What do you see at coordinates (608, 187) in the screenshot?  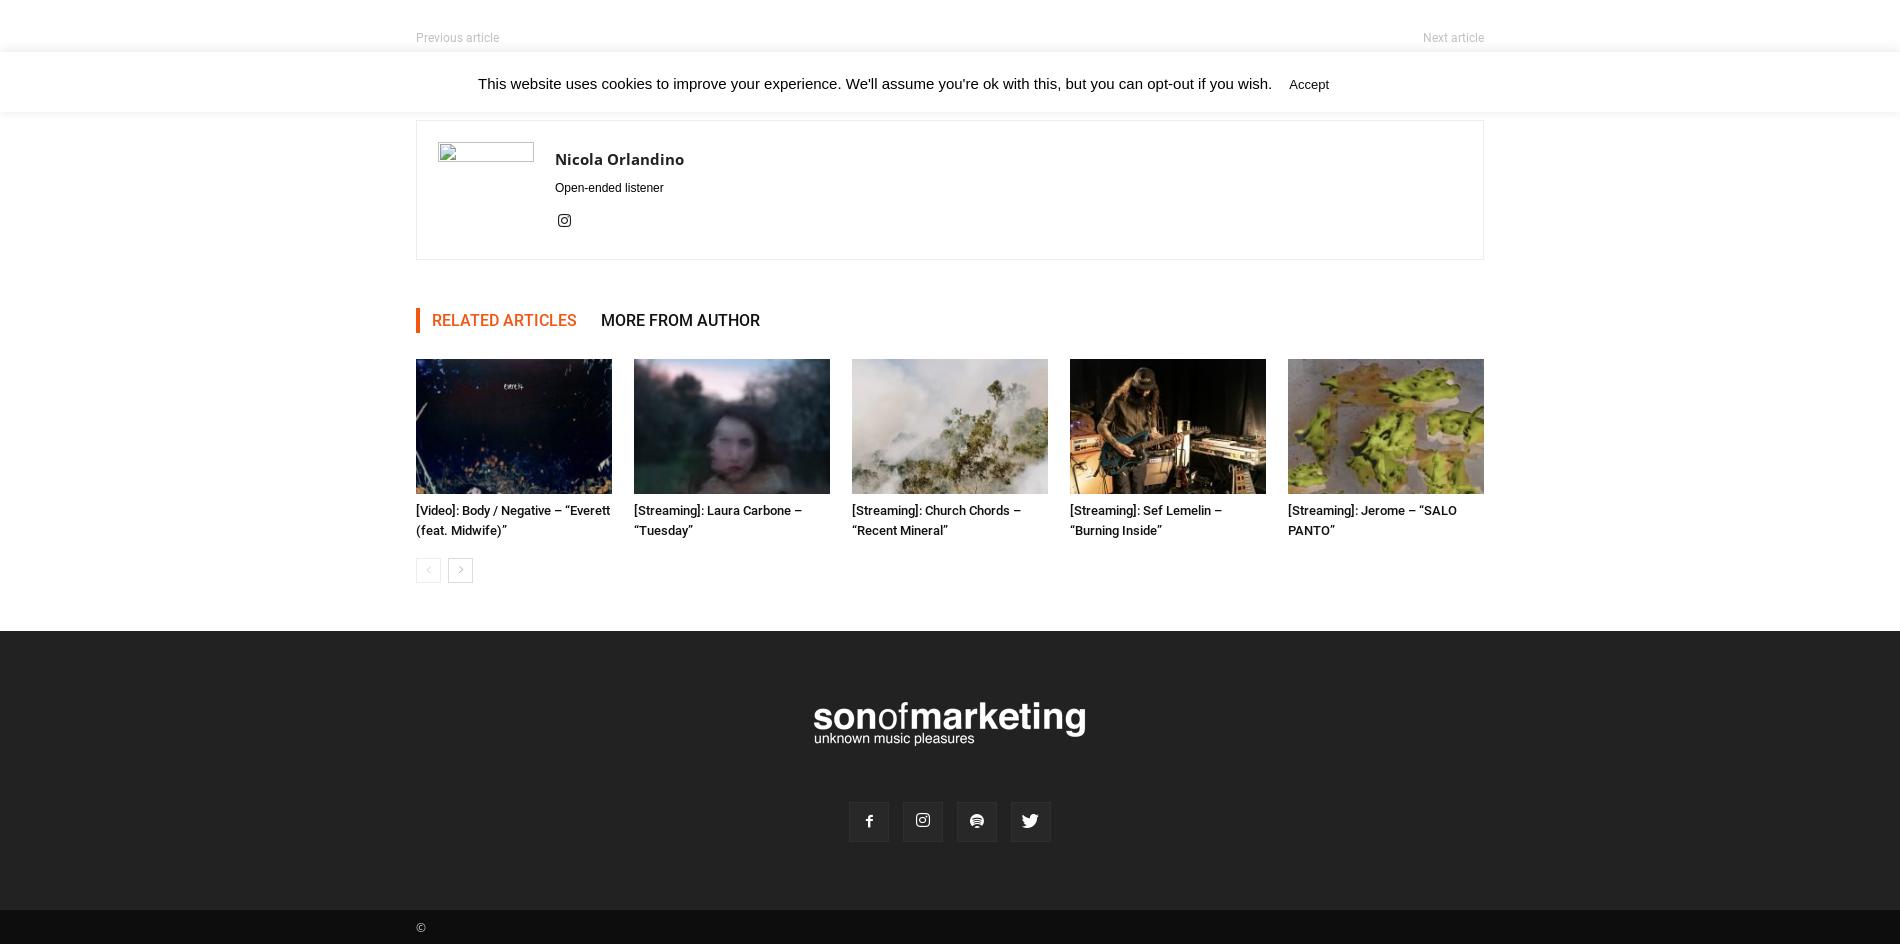 I see `'Open-ended listener'` at bounding box center [608, 187].